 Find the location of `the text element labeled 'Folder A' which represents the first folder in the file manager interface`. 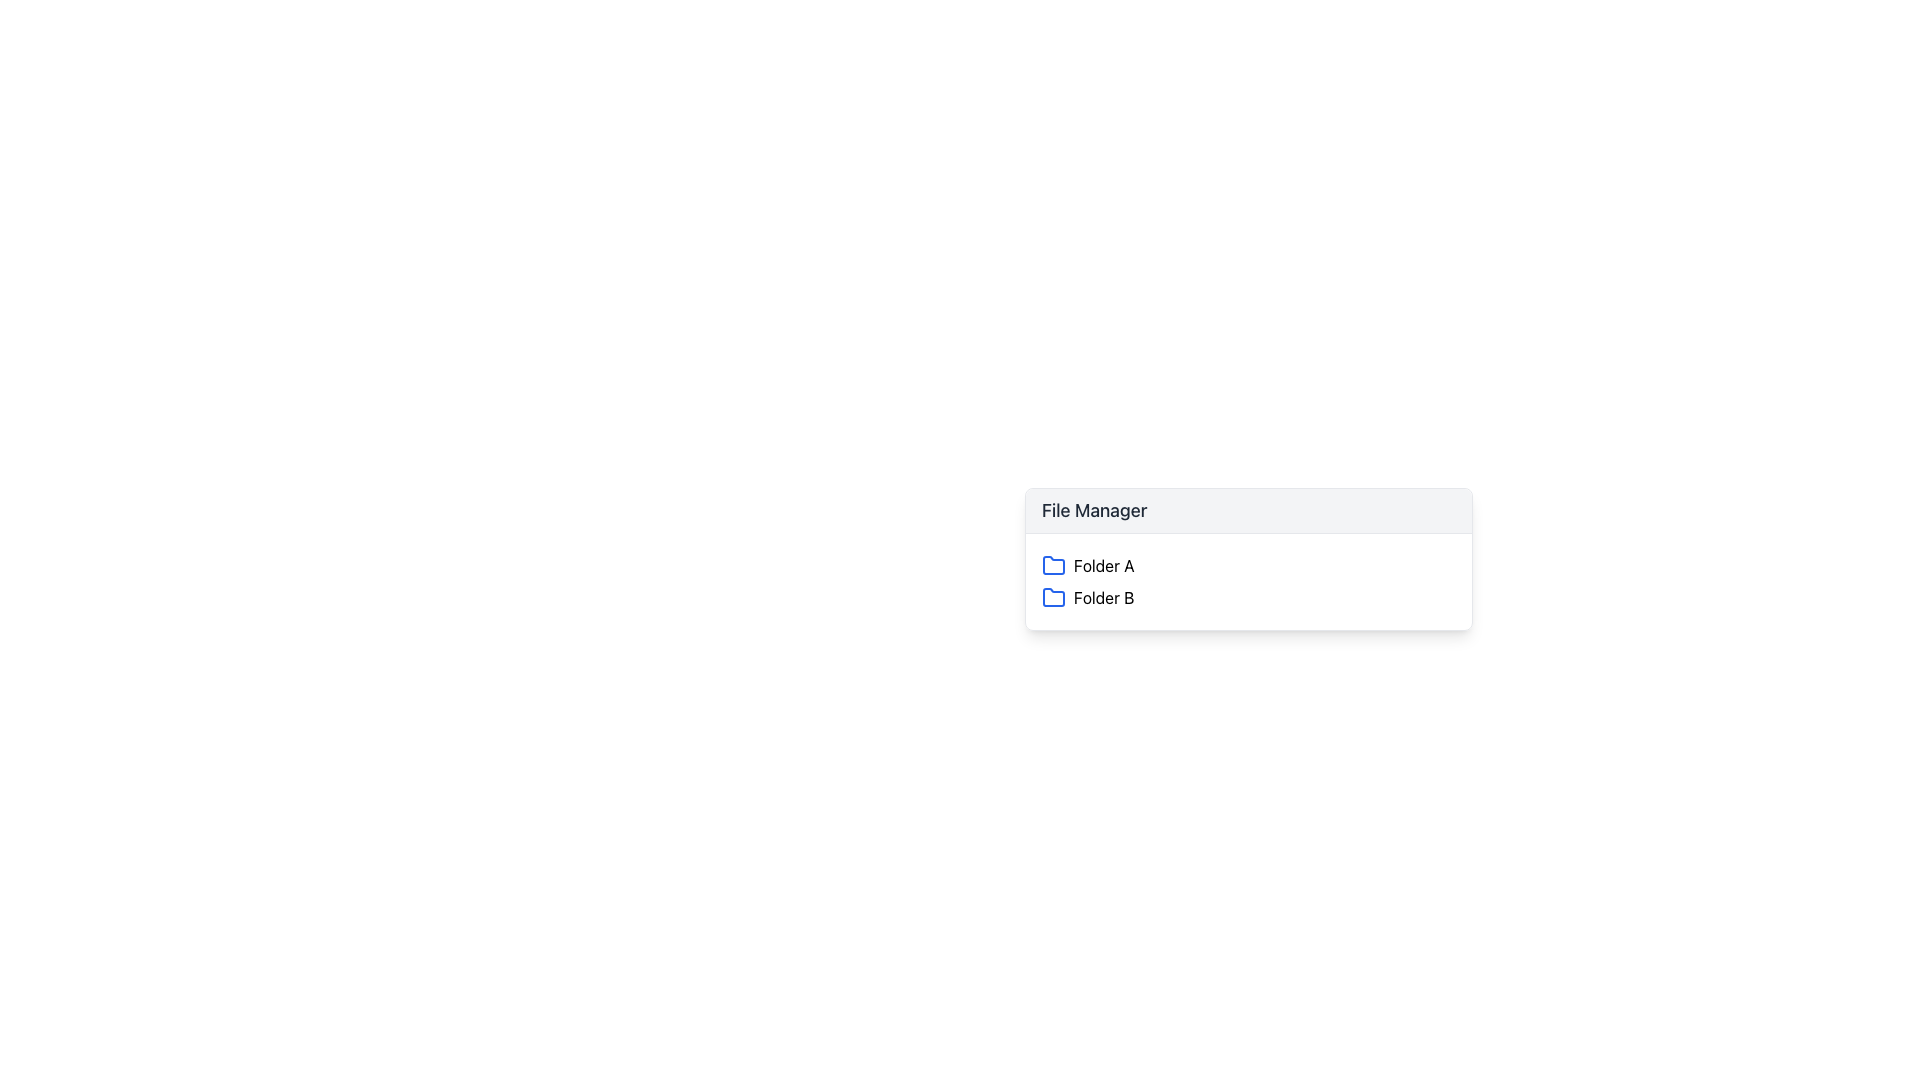

the text element labeled 'Folder A' which represents the first folder in the file manager interface is located at coordinates (1103, 566).